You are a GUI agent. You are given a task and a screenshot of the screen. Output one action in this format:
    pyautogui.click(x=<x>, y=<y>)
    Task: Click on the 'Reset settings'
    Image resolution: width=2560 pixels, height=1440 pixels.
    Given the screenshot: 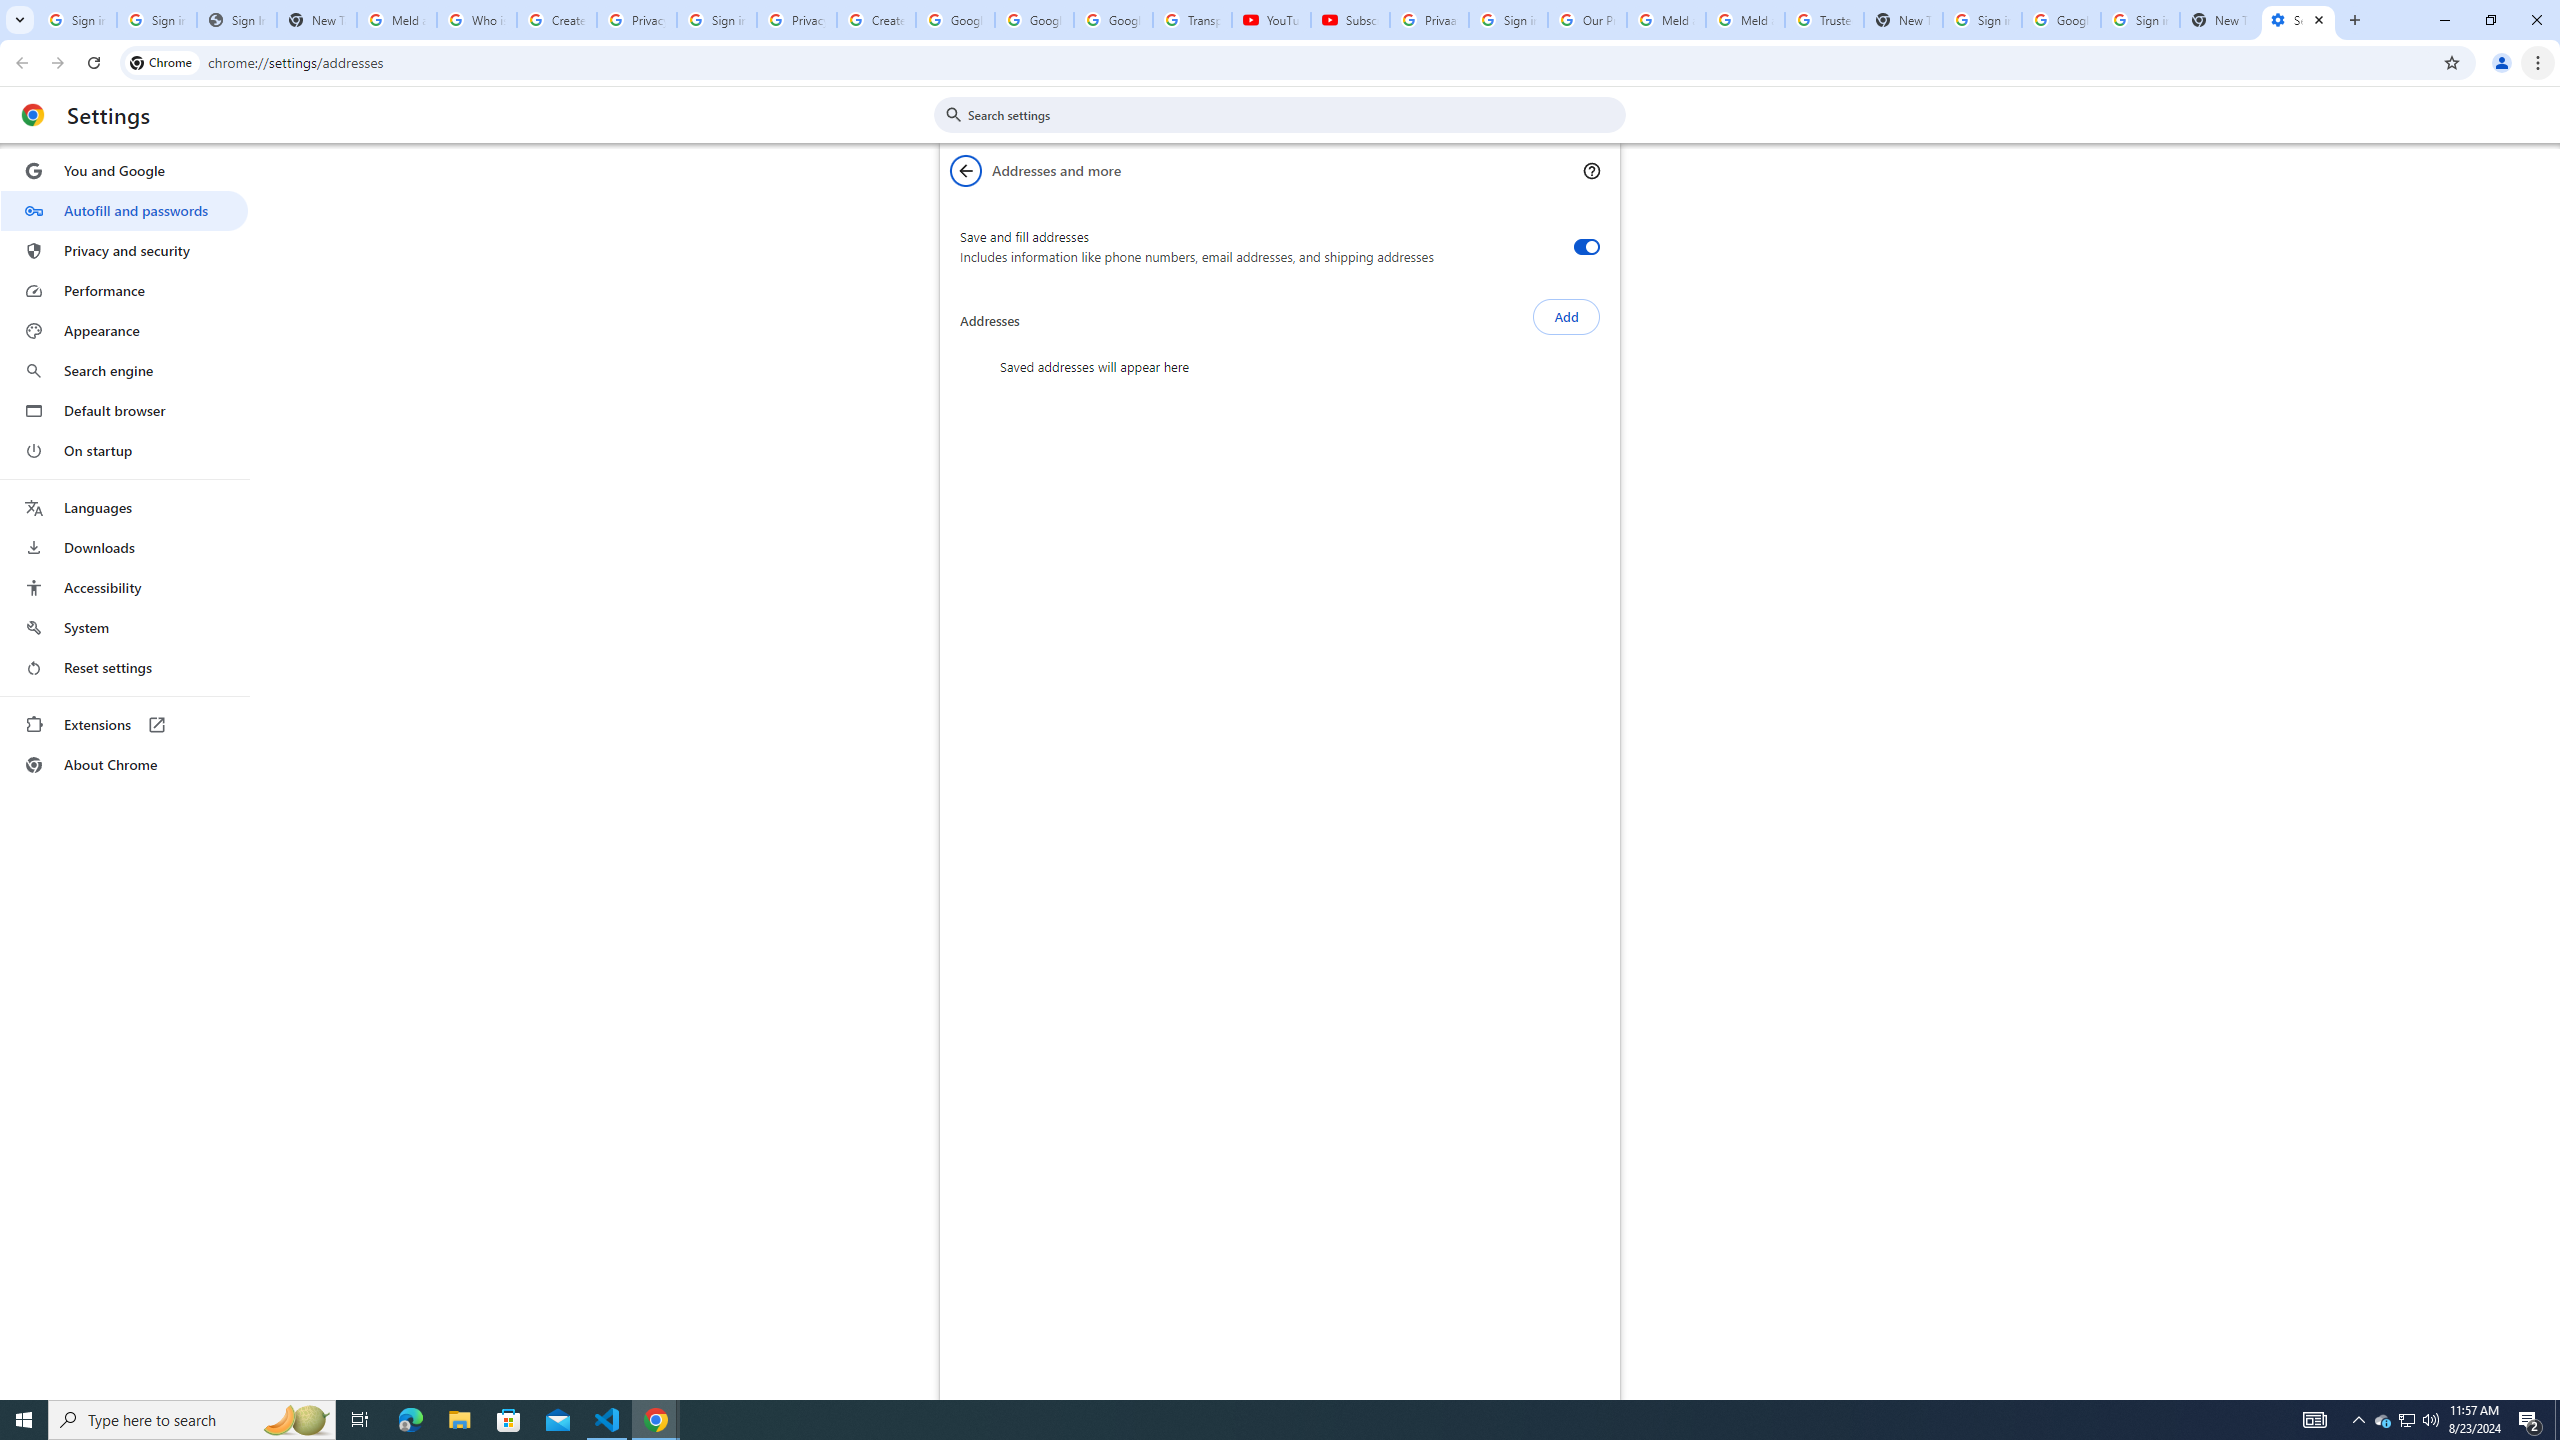 What is the action you would take?
    pyautogui.click(x=123, y=667)
    